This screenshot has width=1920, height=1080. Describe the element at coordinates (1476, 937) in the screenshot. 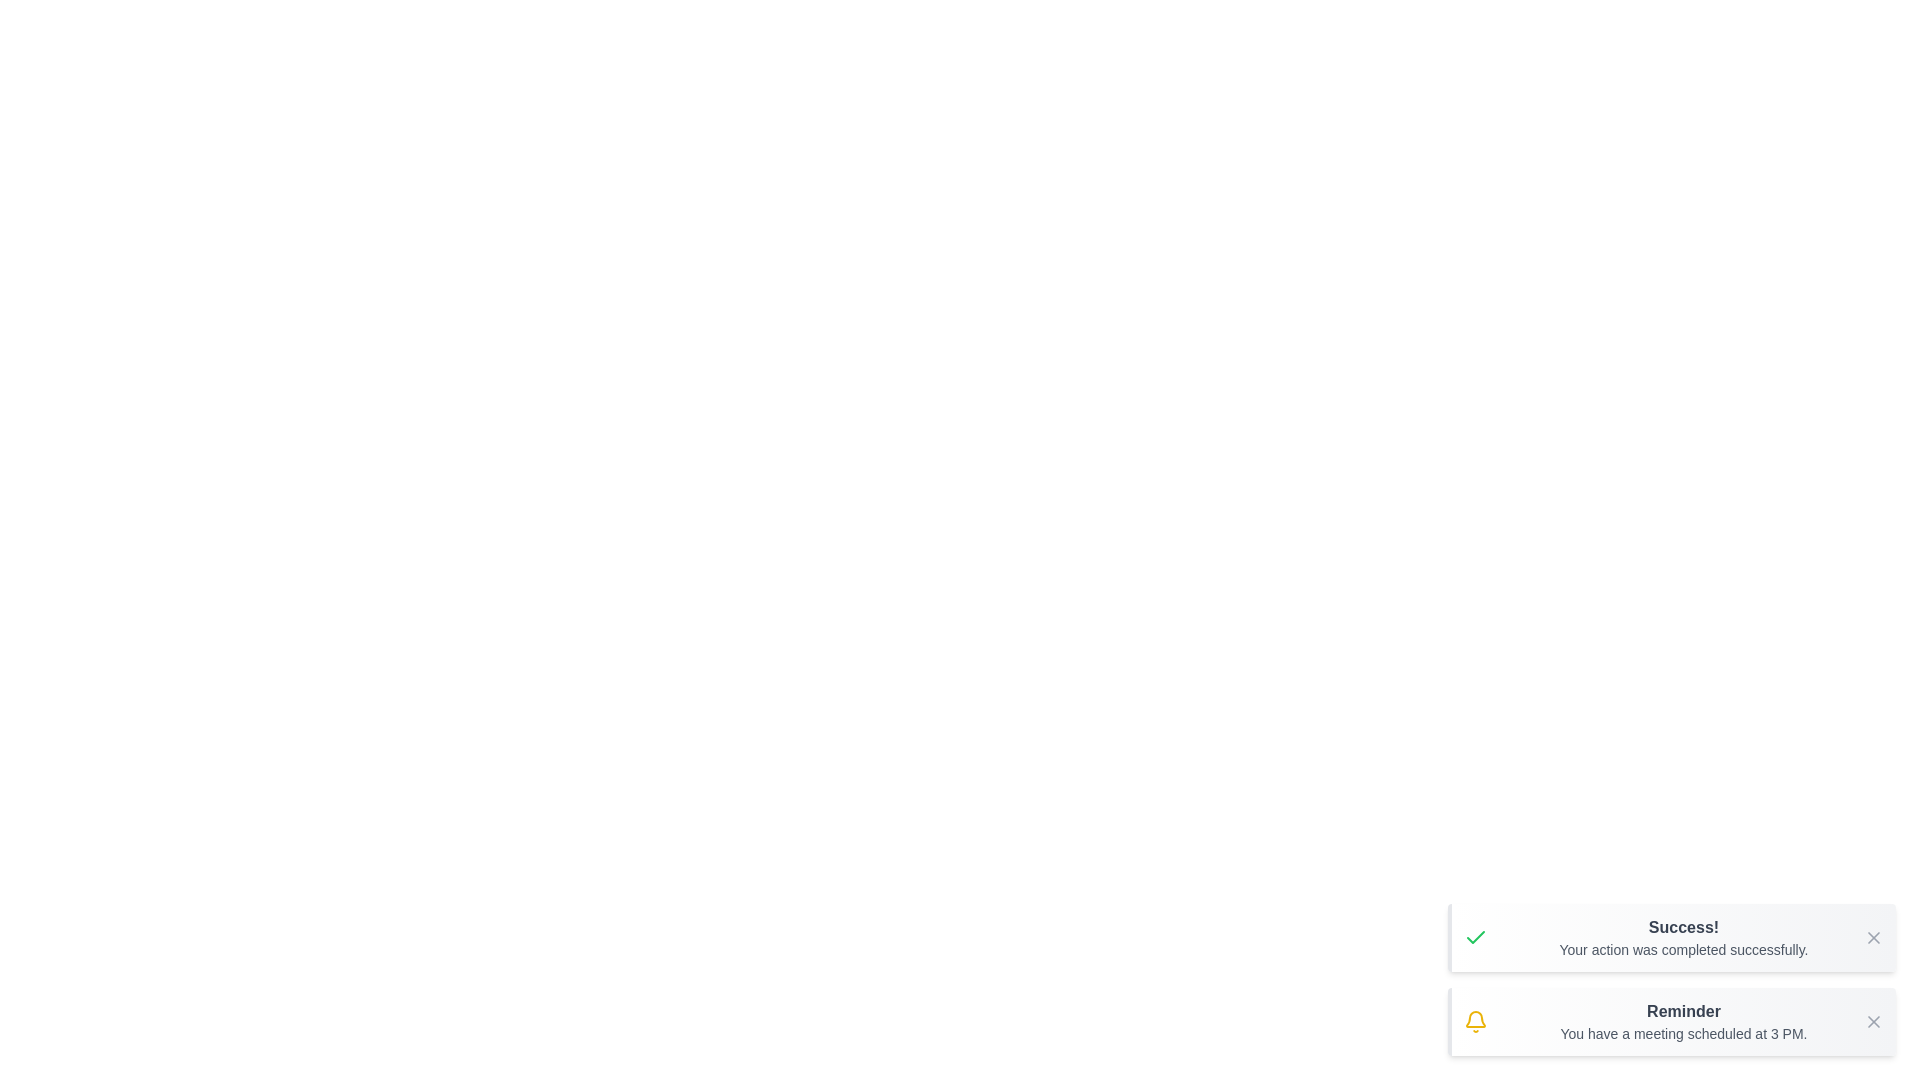

I see `the icon representing the notification type for the notification titled 'Success!'` at that location.